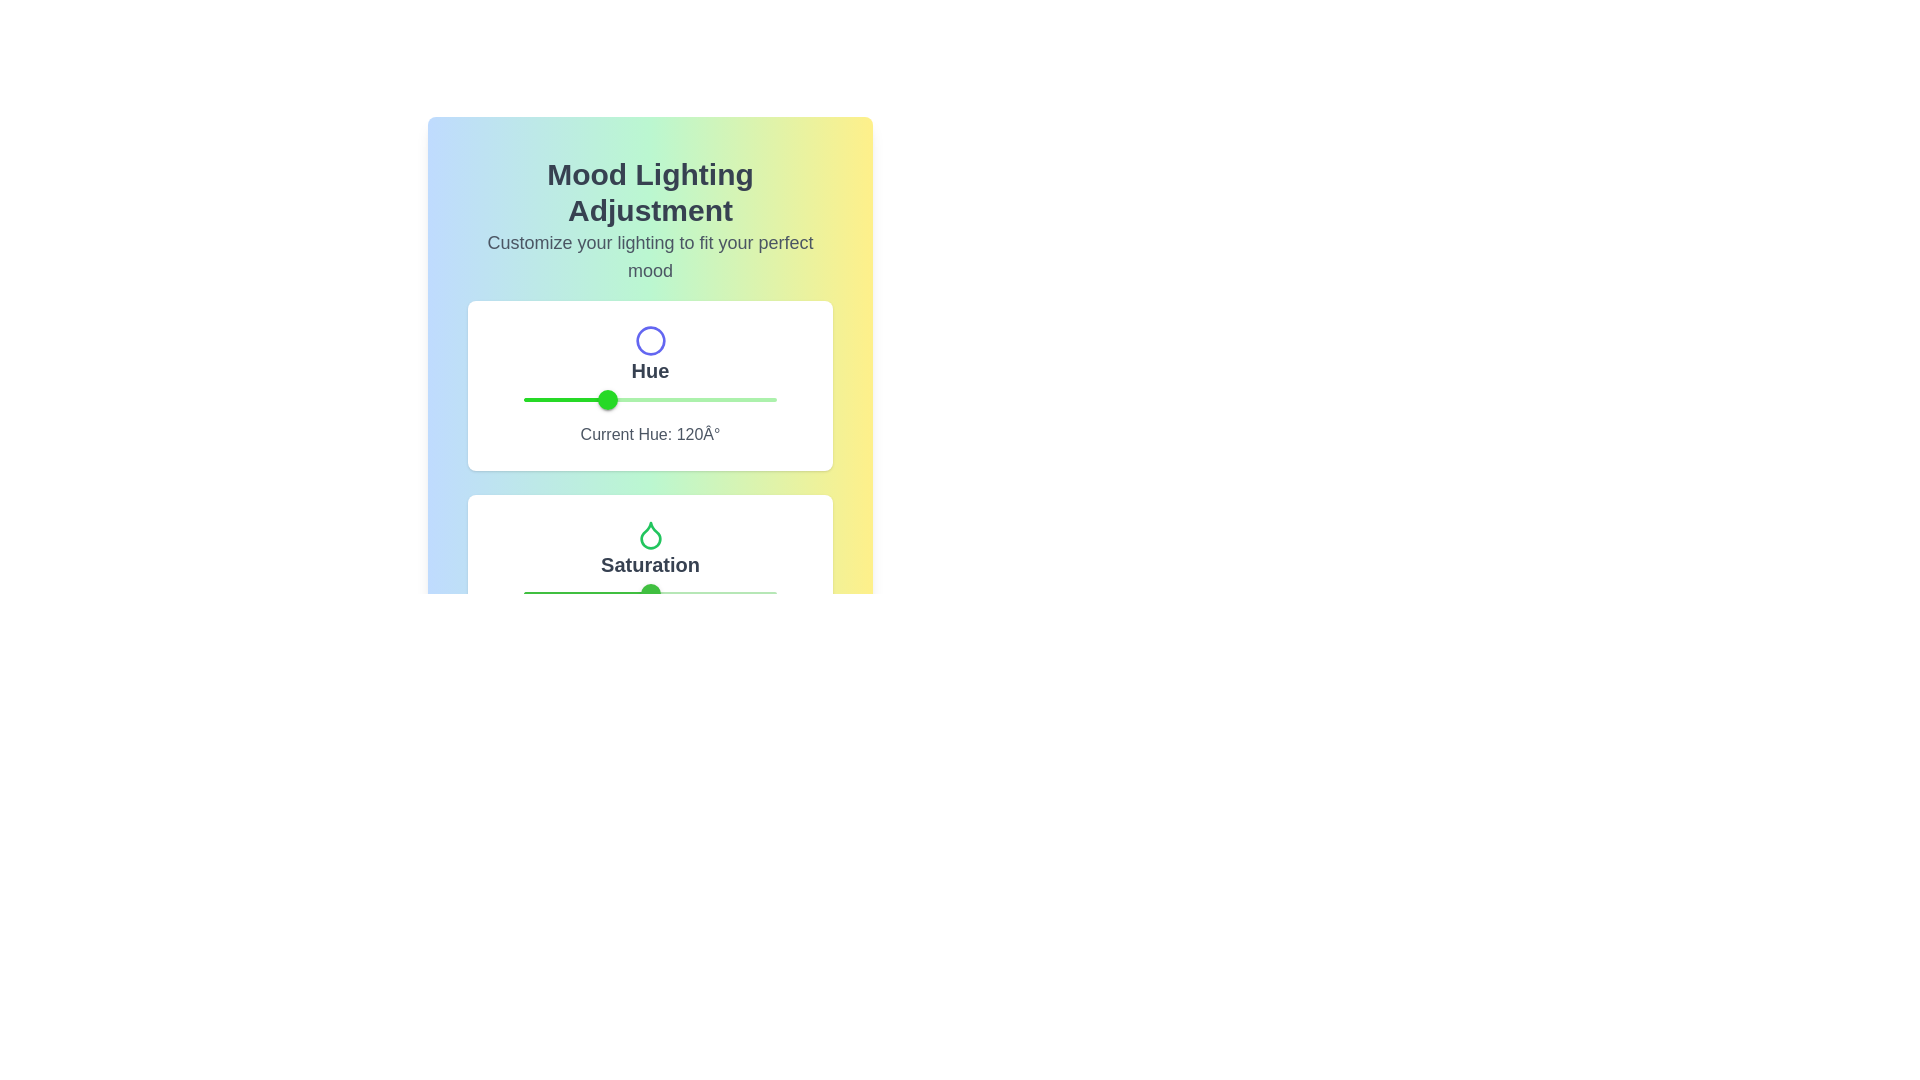  Describe the element at coordinates (565, 593) in the screenshot. I see `the slider` at that location.